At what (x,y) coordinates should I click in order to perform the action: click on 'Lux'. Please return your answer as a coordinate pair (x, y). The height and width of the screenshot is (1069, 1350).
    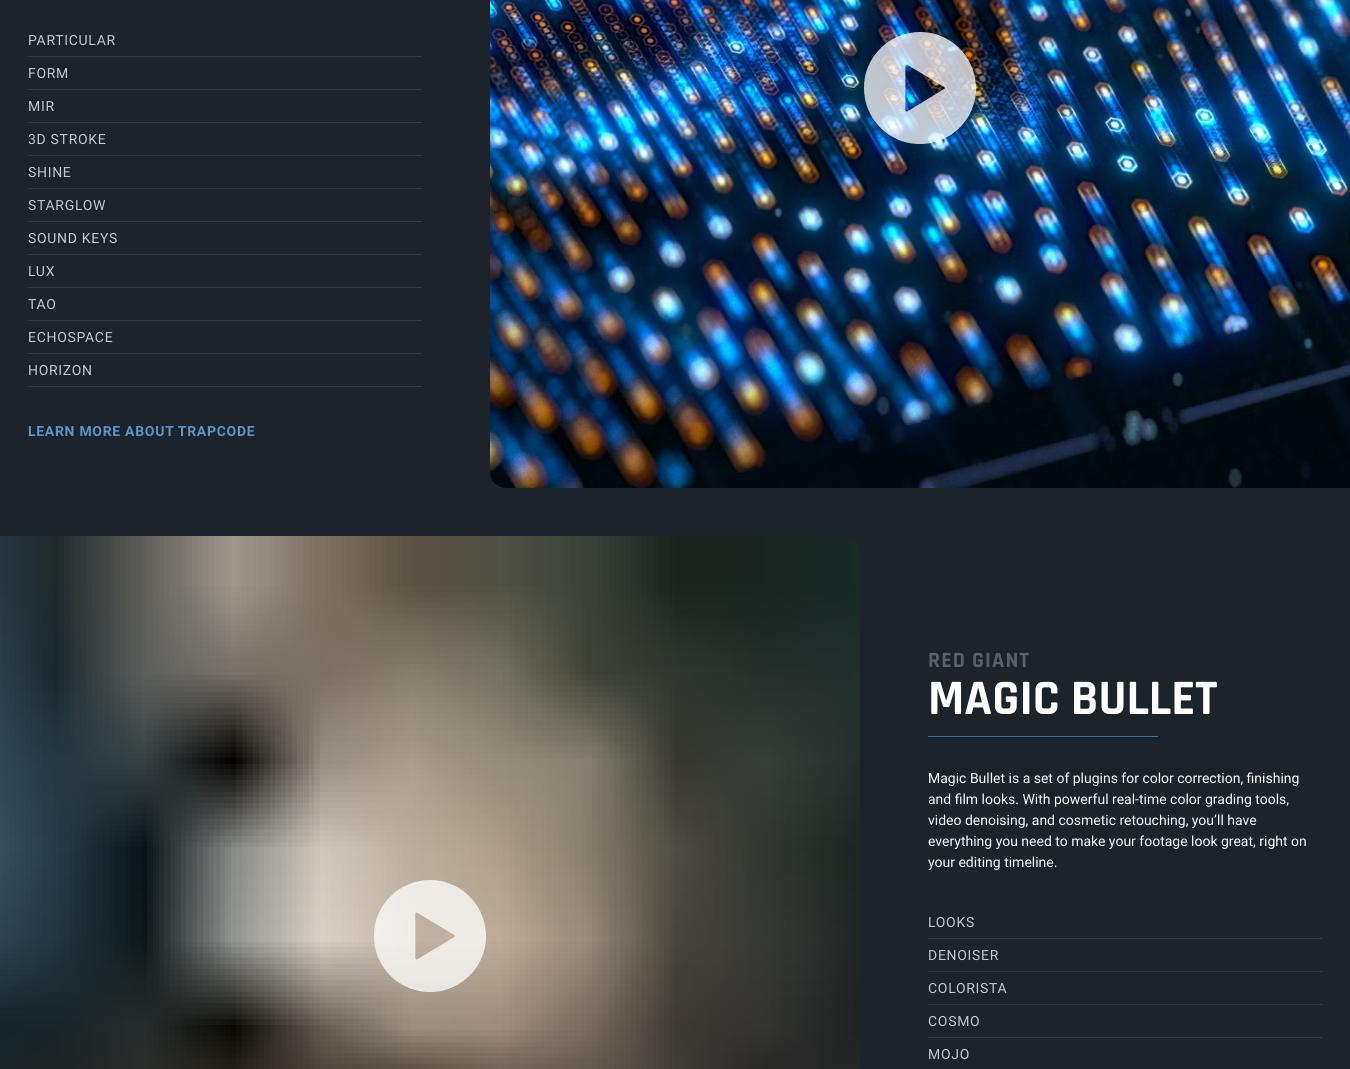
    Looking at the image, I should click on (40, 269).